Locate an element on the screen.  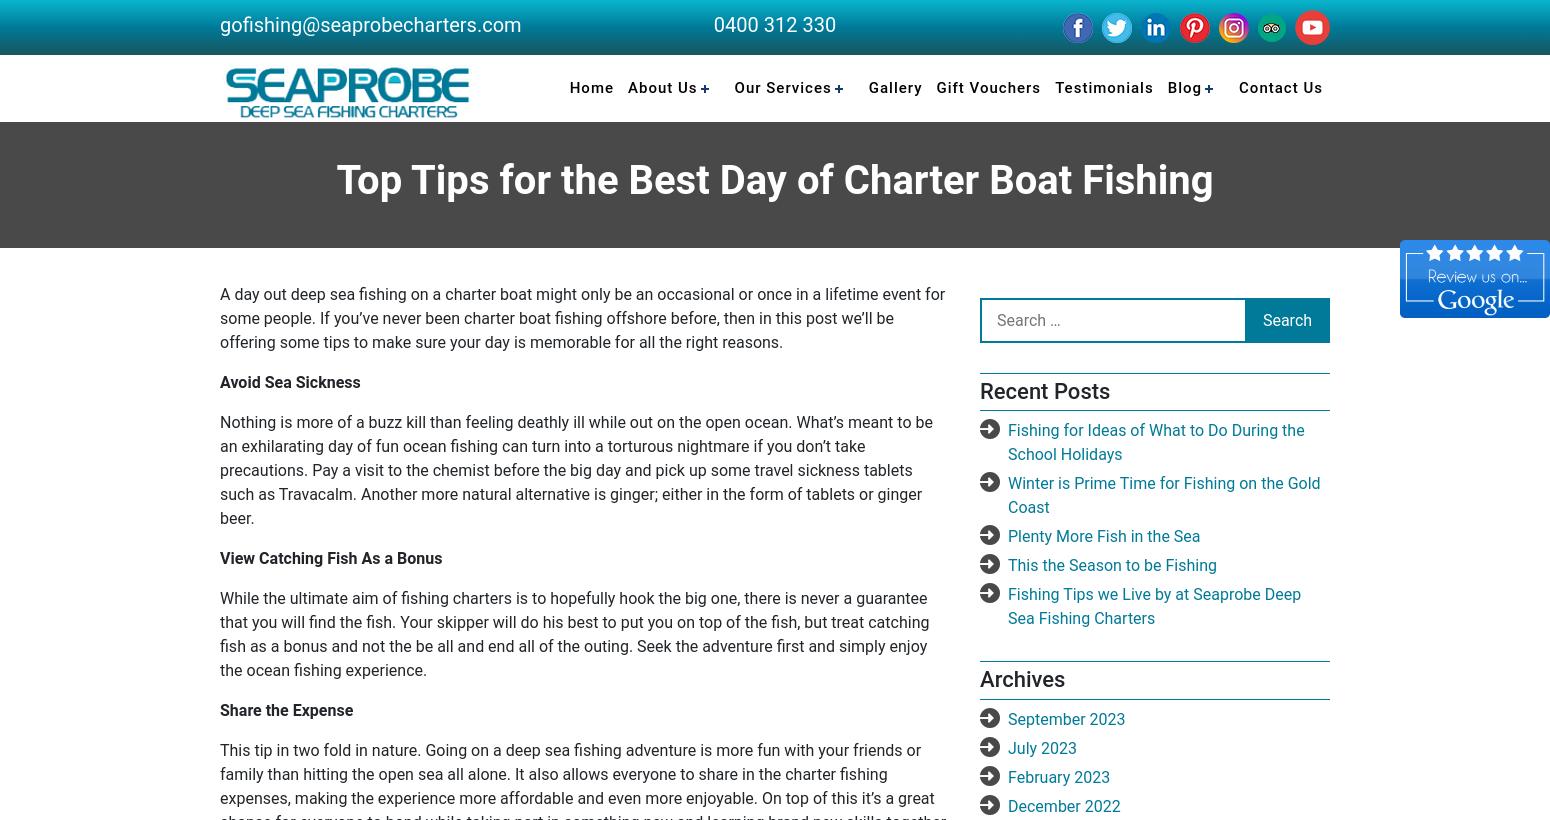
'Nothing is more of a buzz kill than feeling deathly ill while out on the open ocean. What’s meant to be an exhilarating day of fun ocean fishing can turn into a torturous nightmare if you don’t take precautions. Pay a visit to the chemist before the big day and pick up some travel sickness tablets such as Travacalm. Another more natural alternative is ginger; either in the form of tablets or ginger beer.' is located at coordinates (575, 470).